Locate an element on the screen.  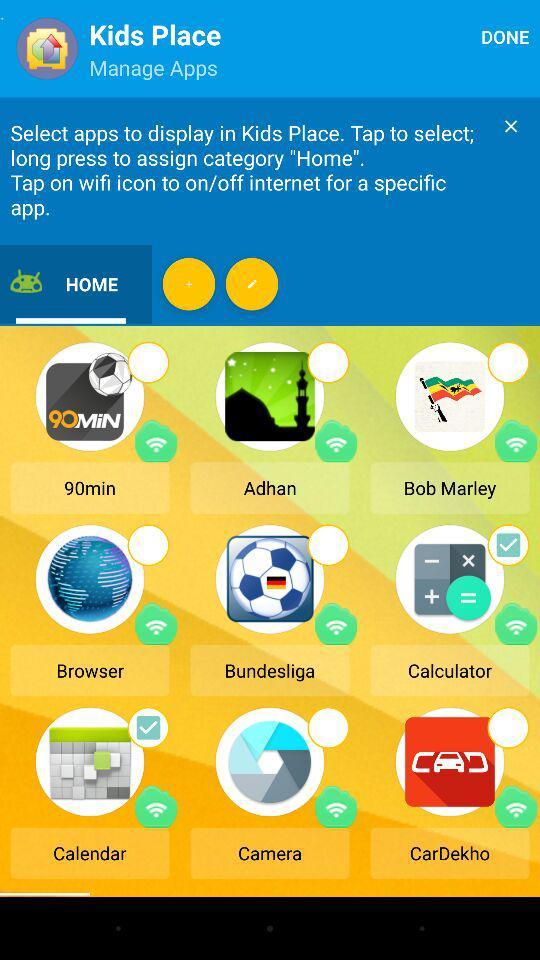
close is located at coordinates (511, 125).